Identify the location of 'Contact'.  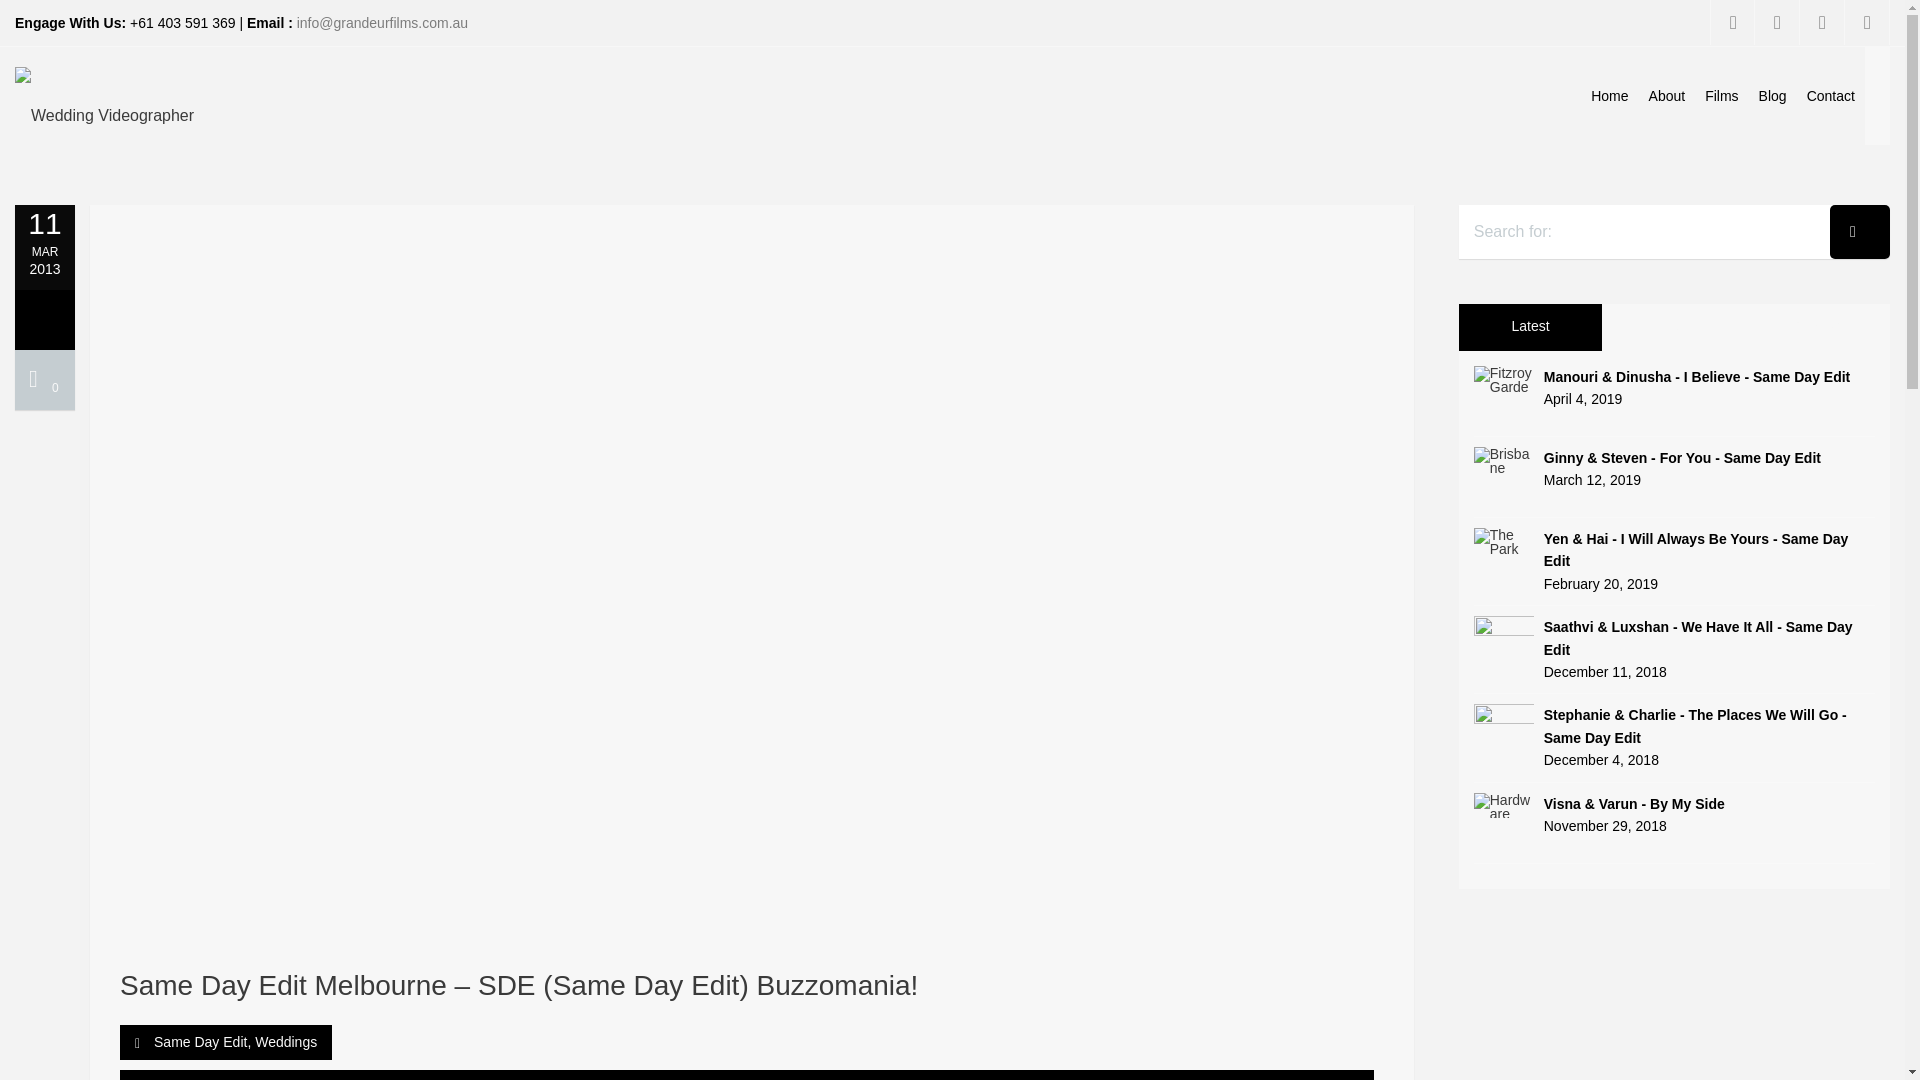
(1830, 96).